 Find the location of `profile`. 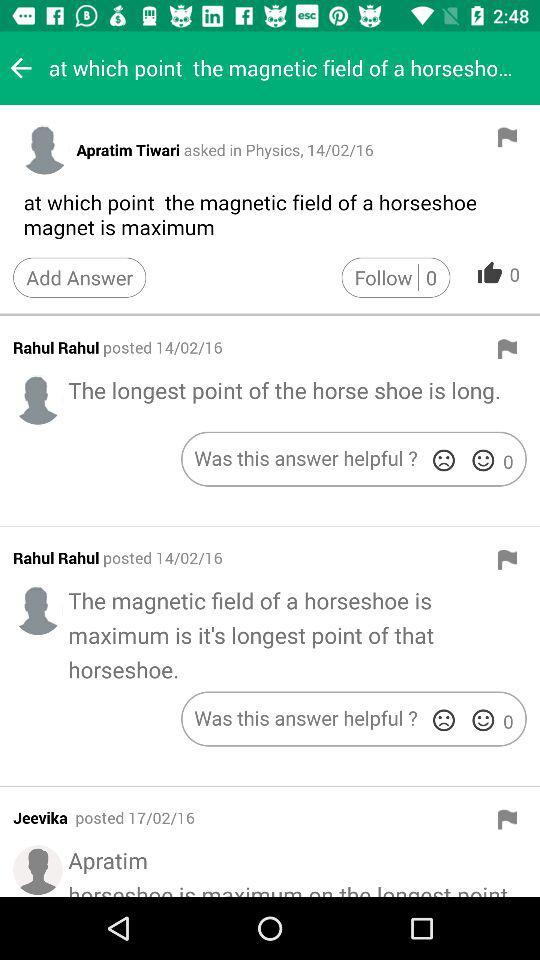

profile is located at coordinates (38, 609).